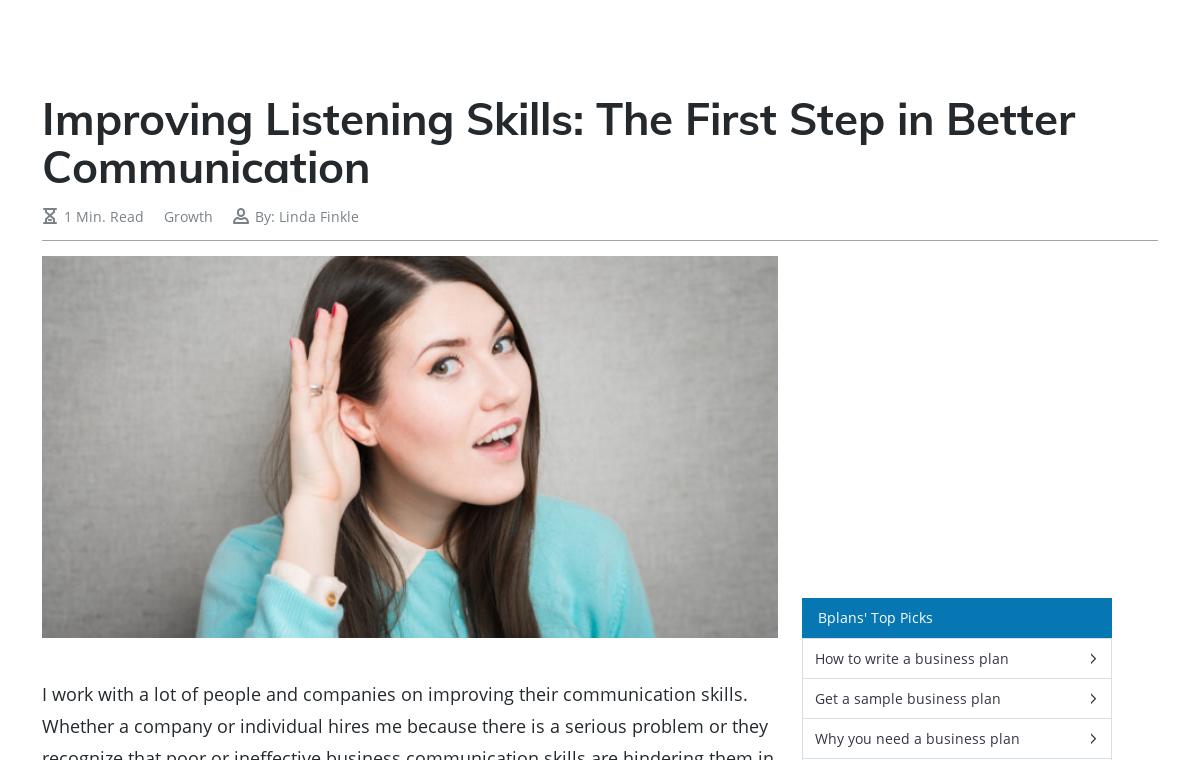  I want to click on 'Business Planning', so click(621, 38).